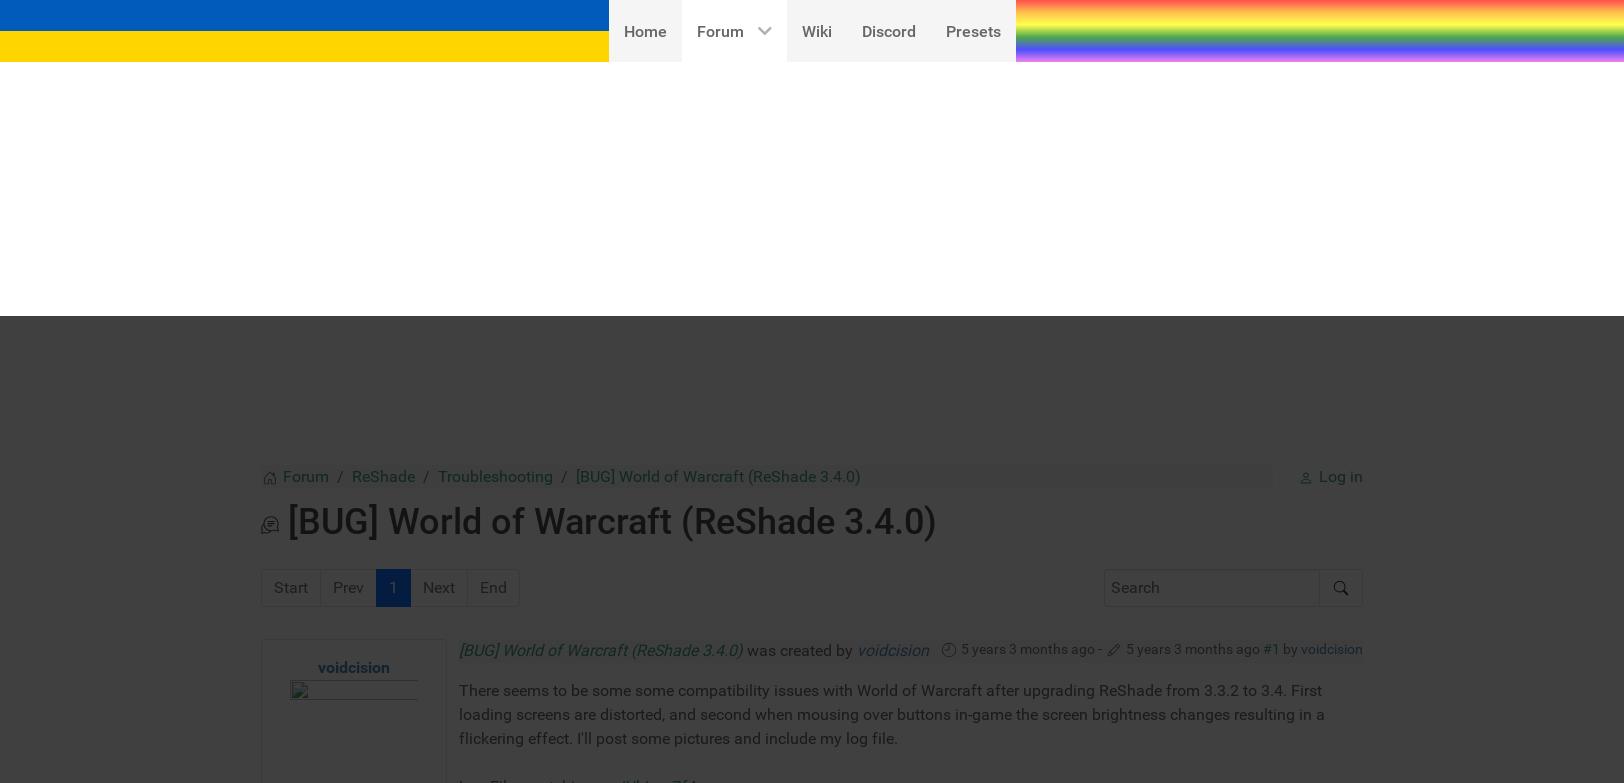 The image size is (1624, 783). What do you see at coordinates (291, 270) in the screenshot?
I see `'Start'` at bounding box center [291, 270].